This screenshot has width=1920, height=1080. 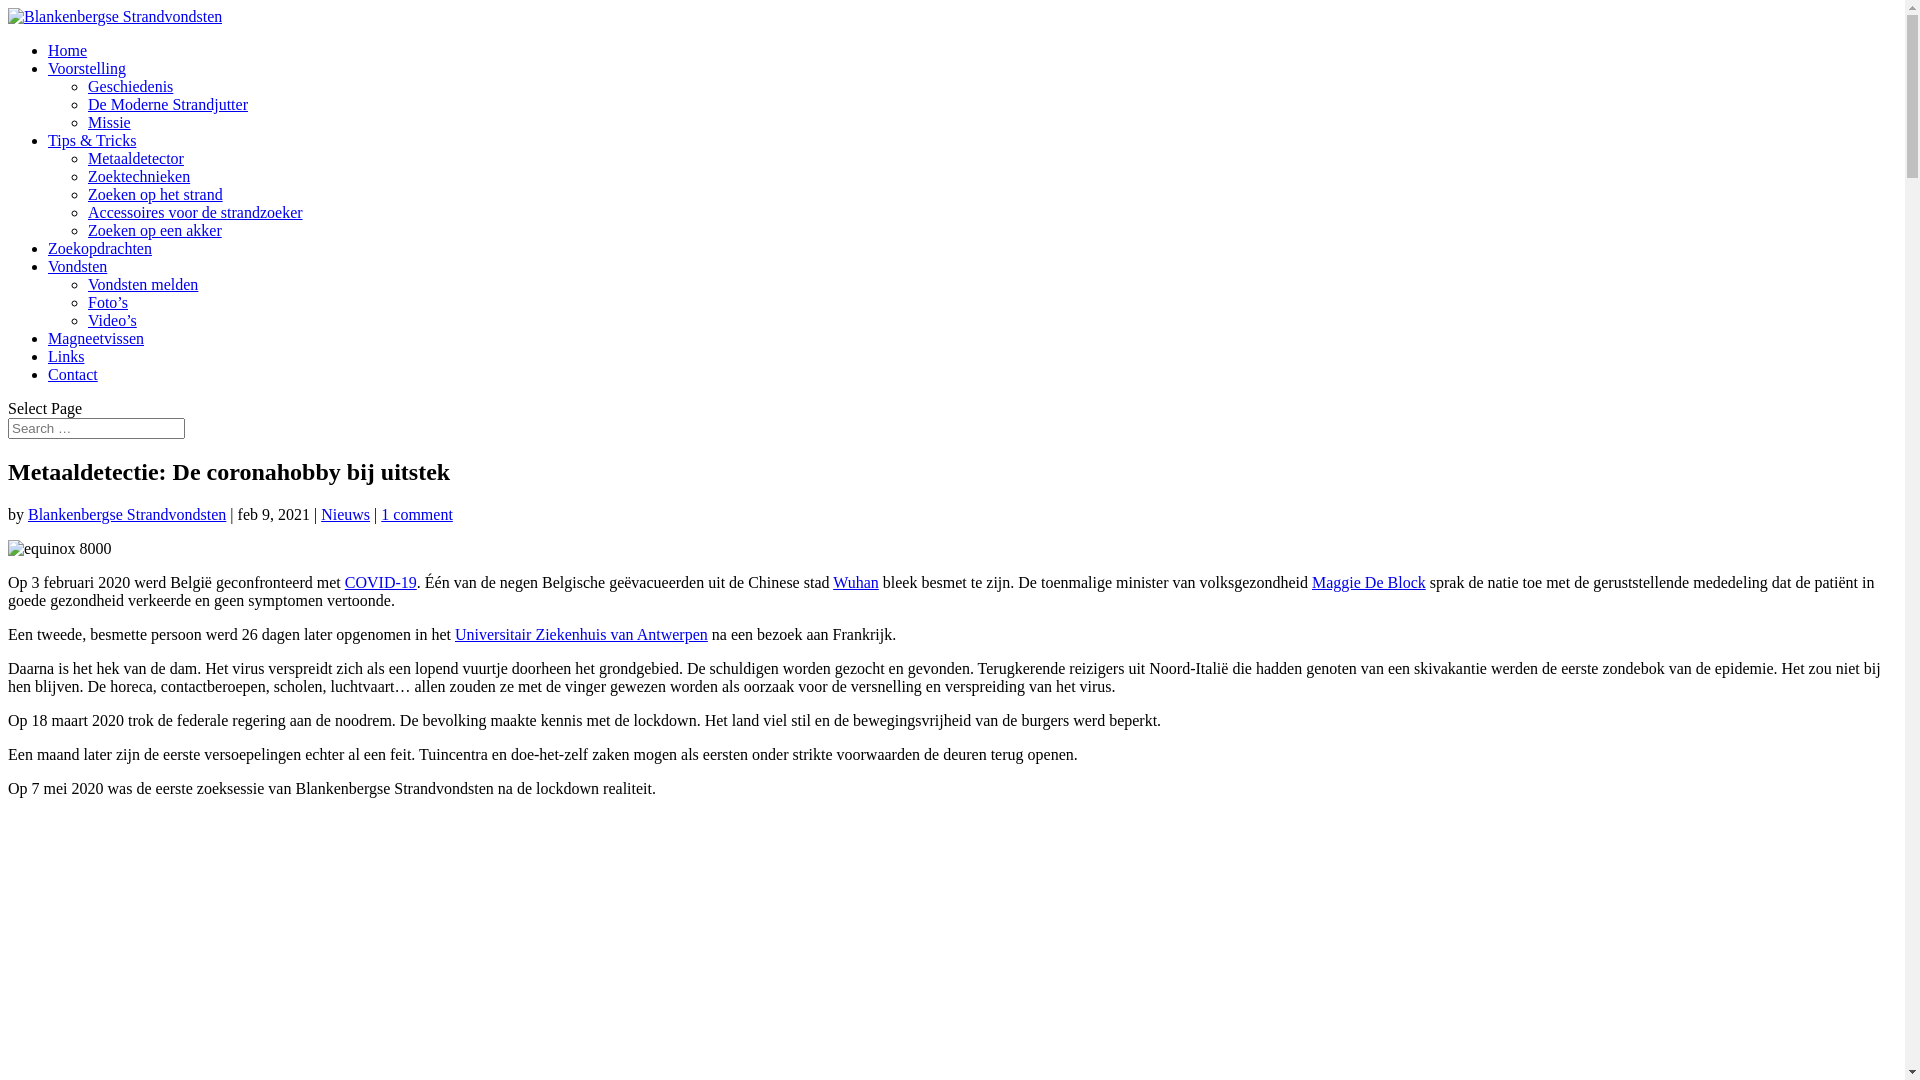 I want to click on 'Blankenbergse Strandvondsten', so click(x=125, y=513).